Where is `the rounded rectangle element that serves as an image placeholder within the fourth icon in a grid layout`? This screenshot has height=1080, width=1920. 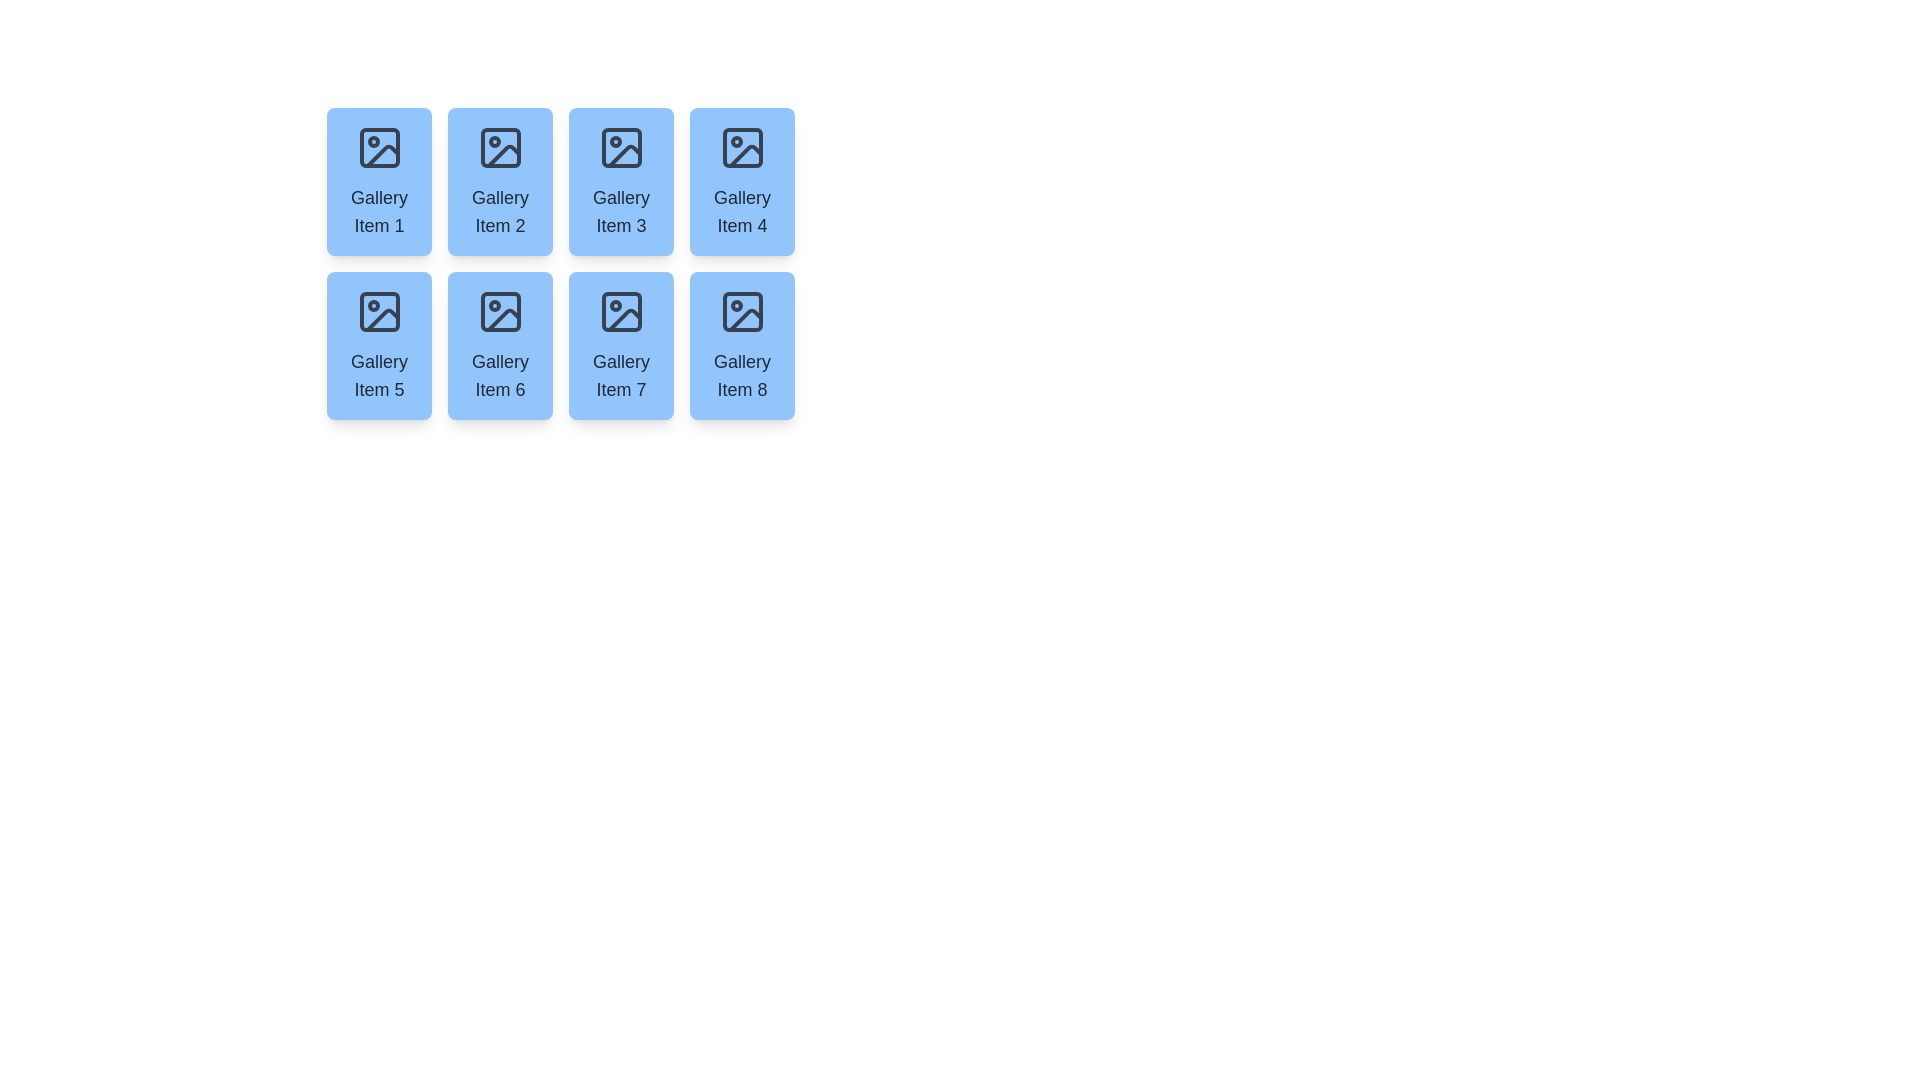 the rounded rectangle element that serves as an image placeholder within the fourth icon in a grid layout is located at coordinates (741, 146).